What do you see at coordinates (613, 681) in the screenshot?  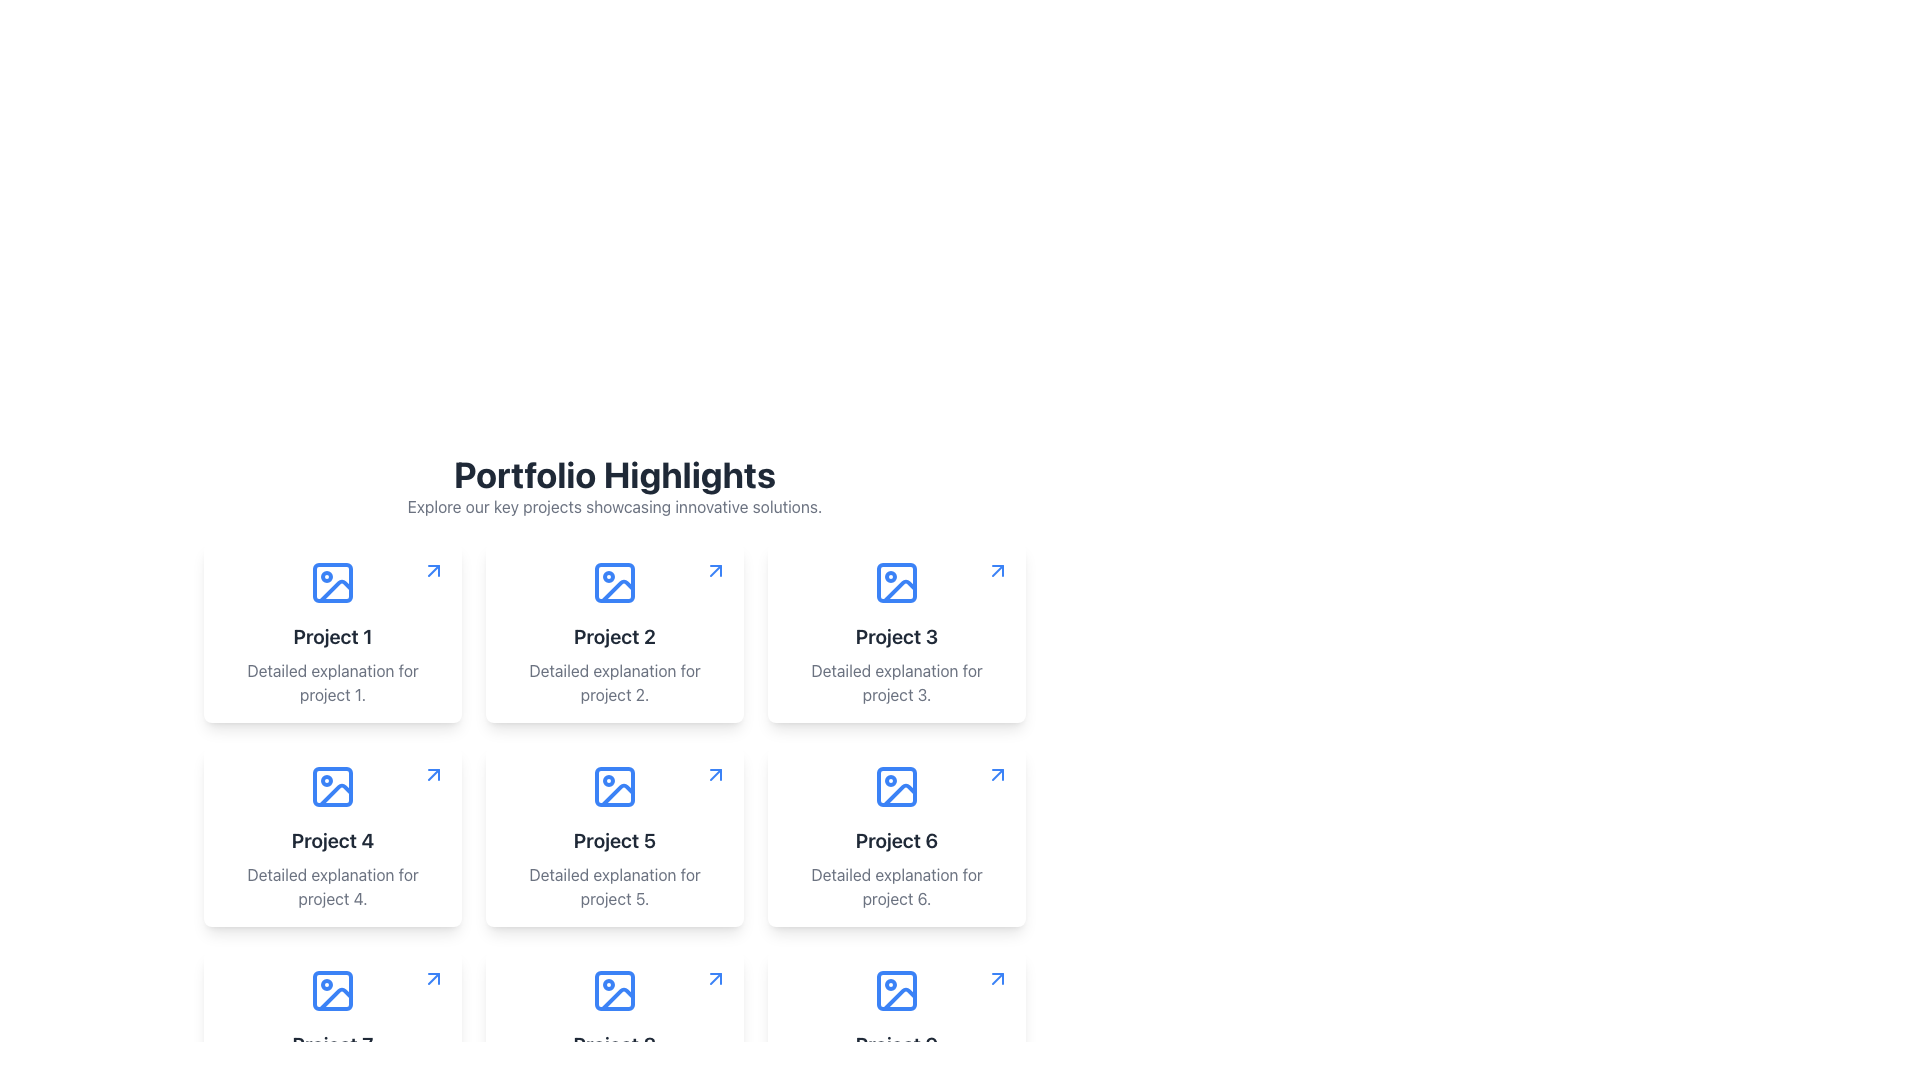 I see `descriptive text block located below the title 'Project 2' in the project card within the second column of the first row` at bounding box center [613, 681].